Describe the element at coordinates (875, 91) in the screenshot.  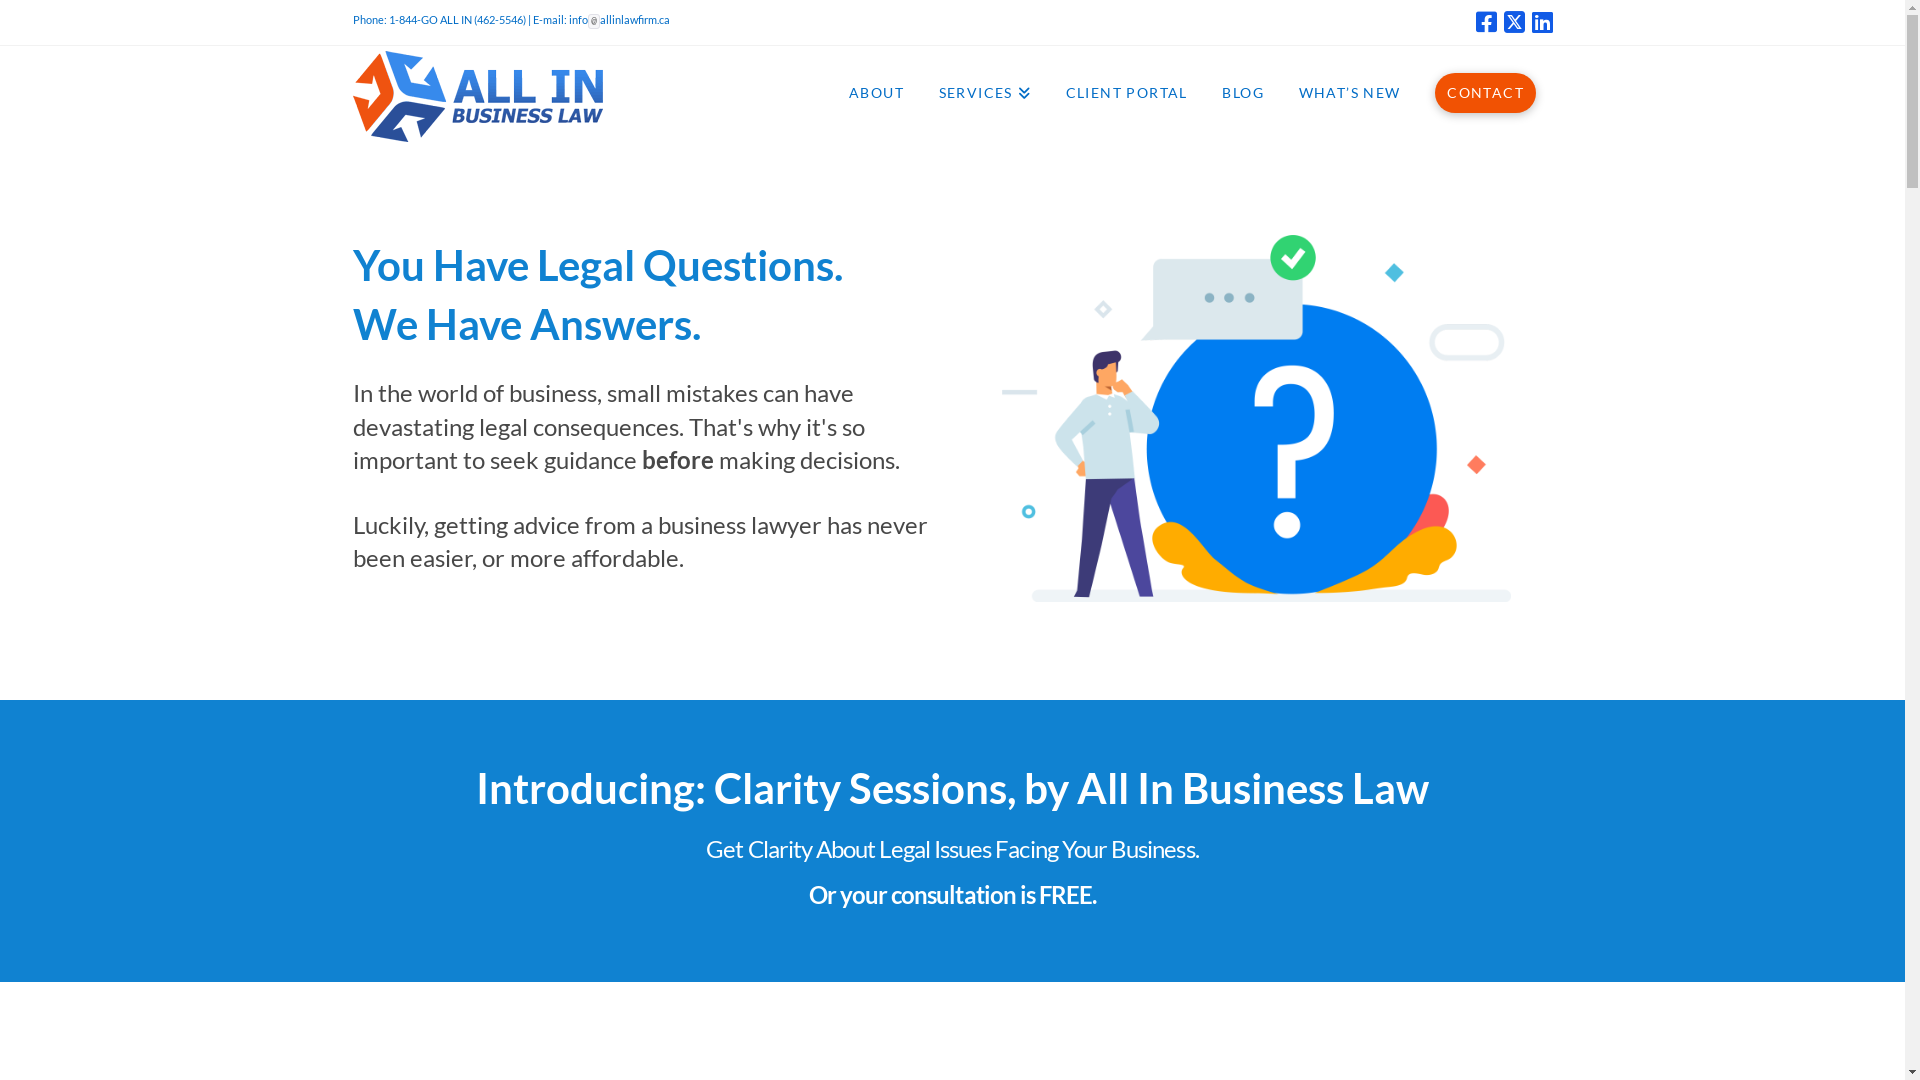
I see `'ABOUT'` at that location.